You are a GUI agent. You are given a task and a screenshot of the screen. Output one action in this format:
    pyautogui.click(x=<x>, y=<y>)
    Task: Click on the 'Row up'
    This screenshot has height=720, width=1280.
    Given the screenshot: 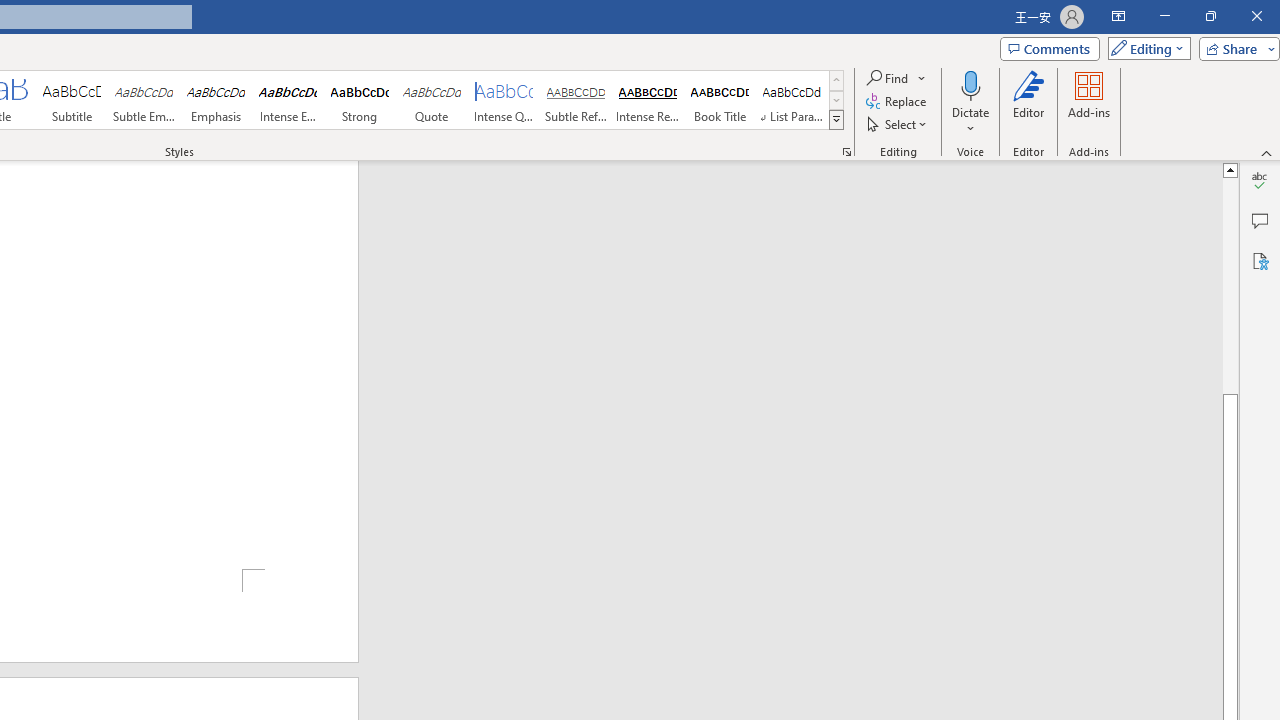 What is the action you would take?
    pyautogui.click(x=836, y=79)
    